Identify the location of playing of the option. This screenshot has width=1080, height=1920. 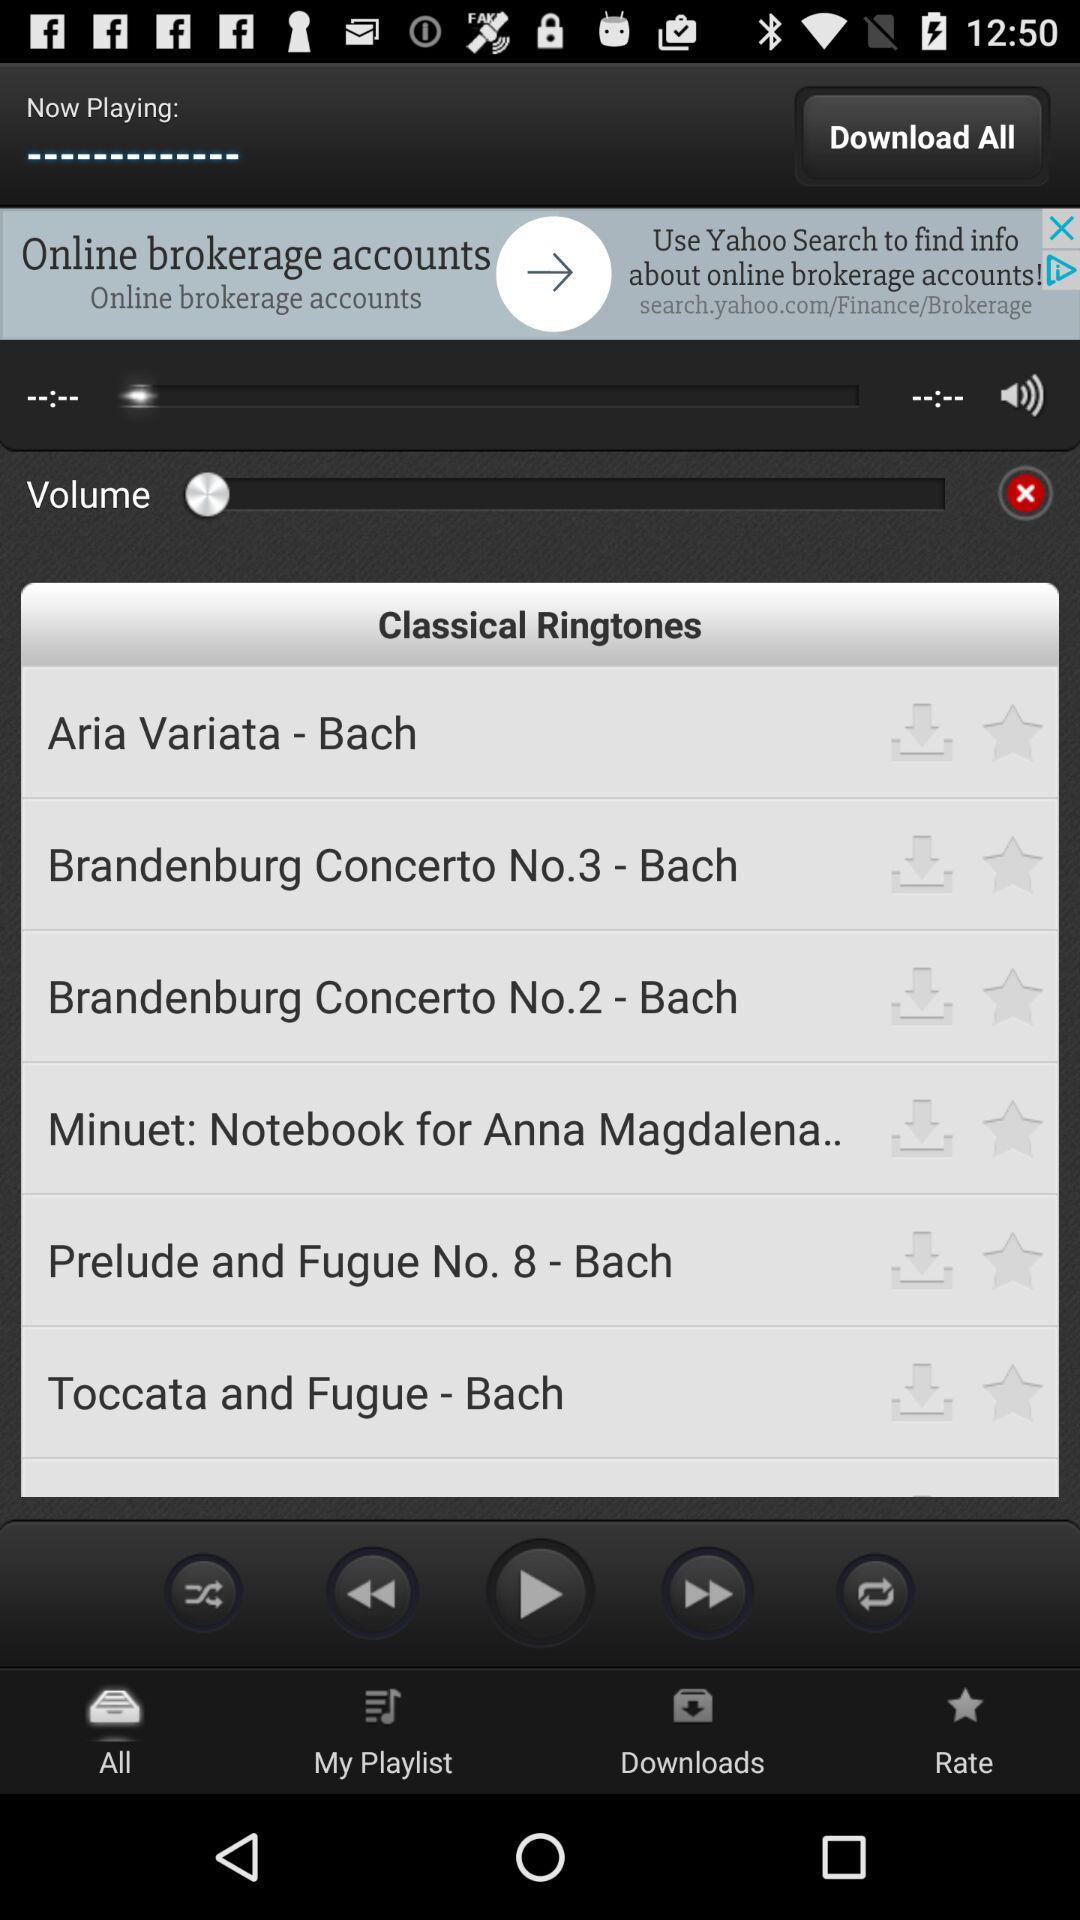
(540, 1591).